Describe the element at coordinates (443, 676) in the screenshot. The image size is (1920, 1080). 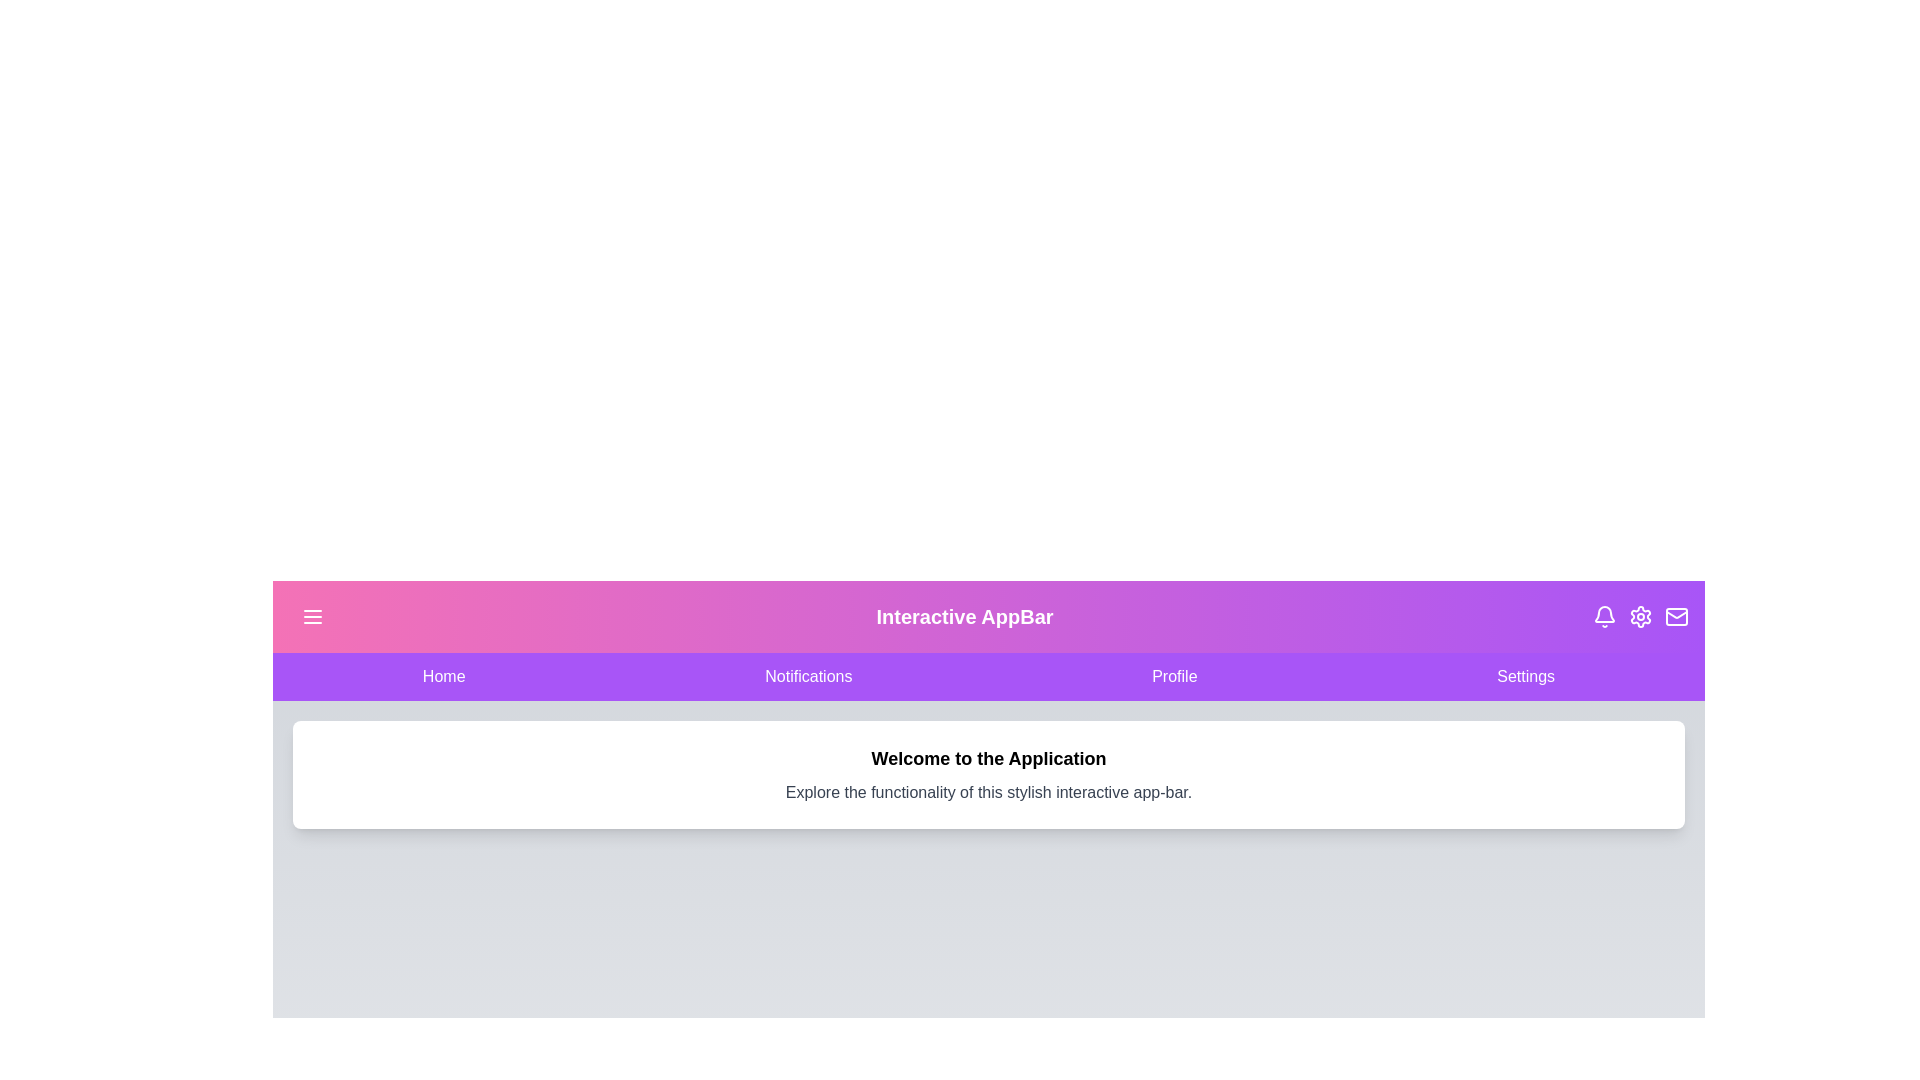
I see `the navigation item Home to navigate` at that location.